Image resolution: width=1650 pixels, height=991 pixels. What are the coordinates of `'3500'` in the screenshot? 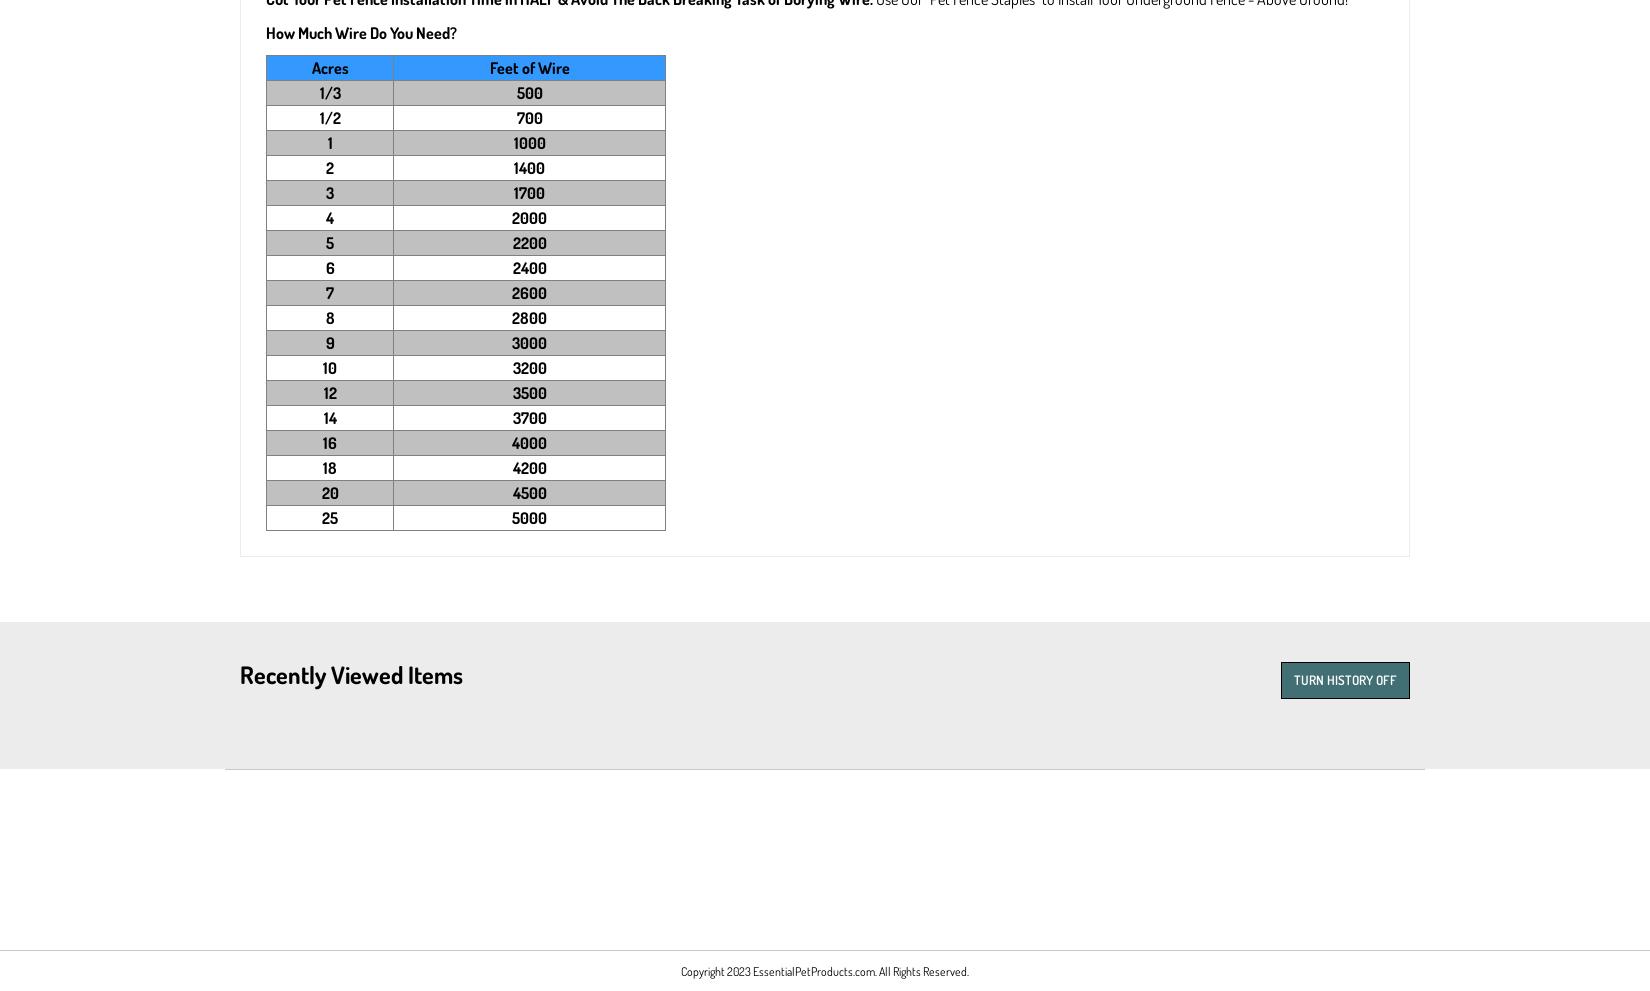 It's located at (527, 392).